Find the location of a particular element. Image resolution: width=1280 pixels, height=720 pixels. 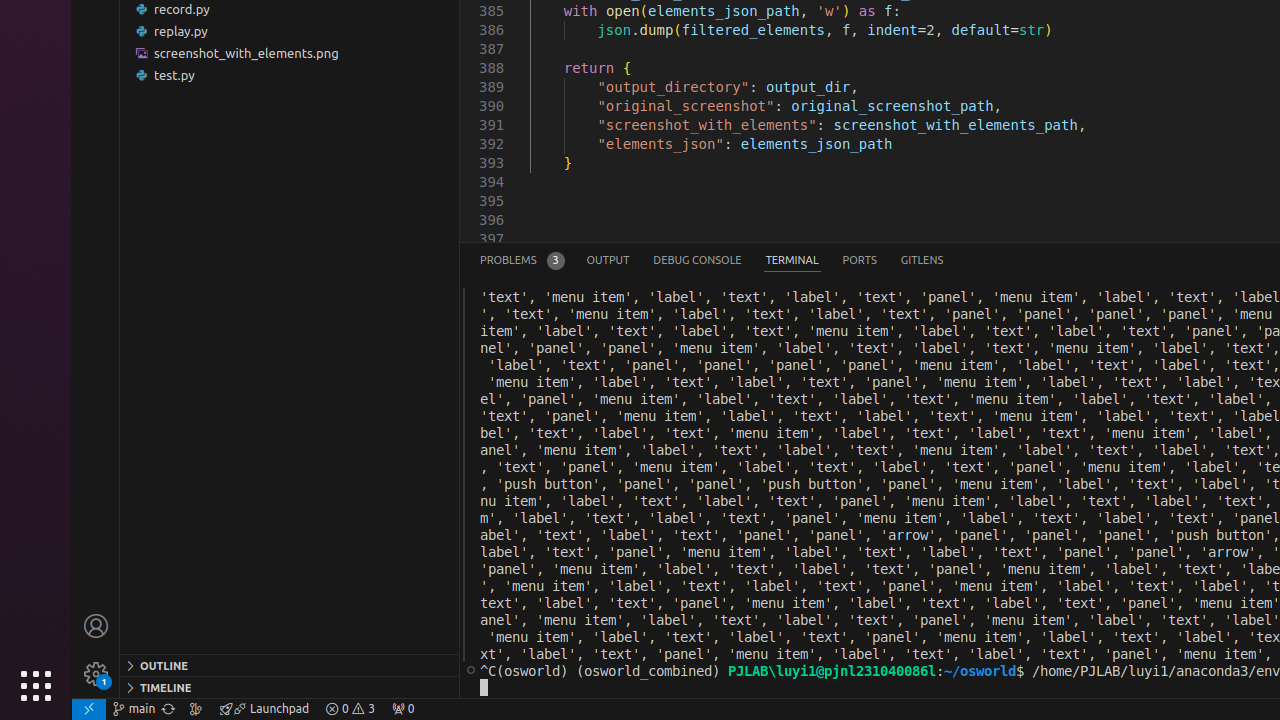

'remote' is located at coordinates (87, 707).